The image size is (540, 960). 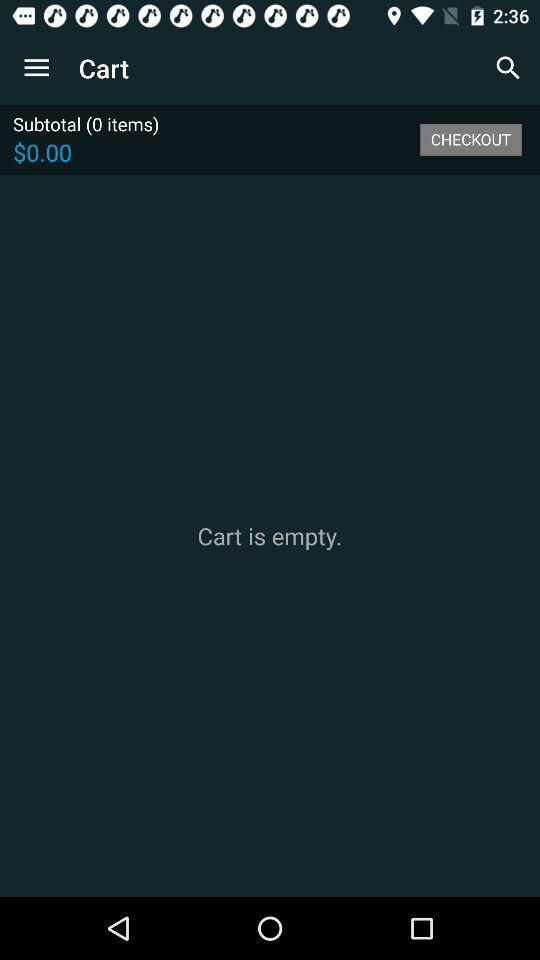 What do you see at coordinates (470, 138) in the screenshot?
I see `item next to subtotal (0 items)` at bounding box center [470, 138].